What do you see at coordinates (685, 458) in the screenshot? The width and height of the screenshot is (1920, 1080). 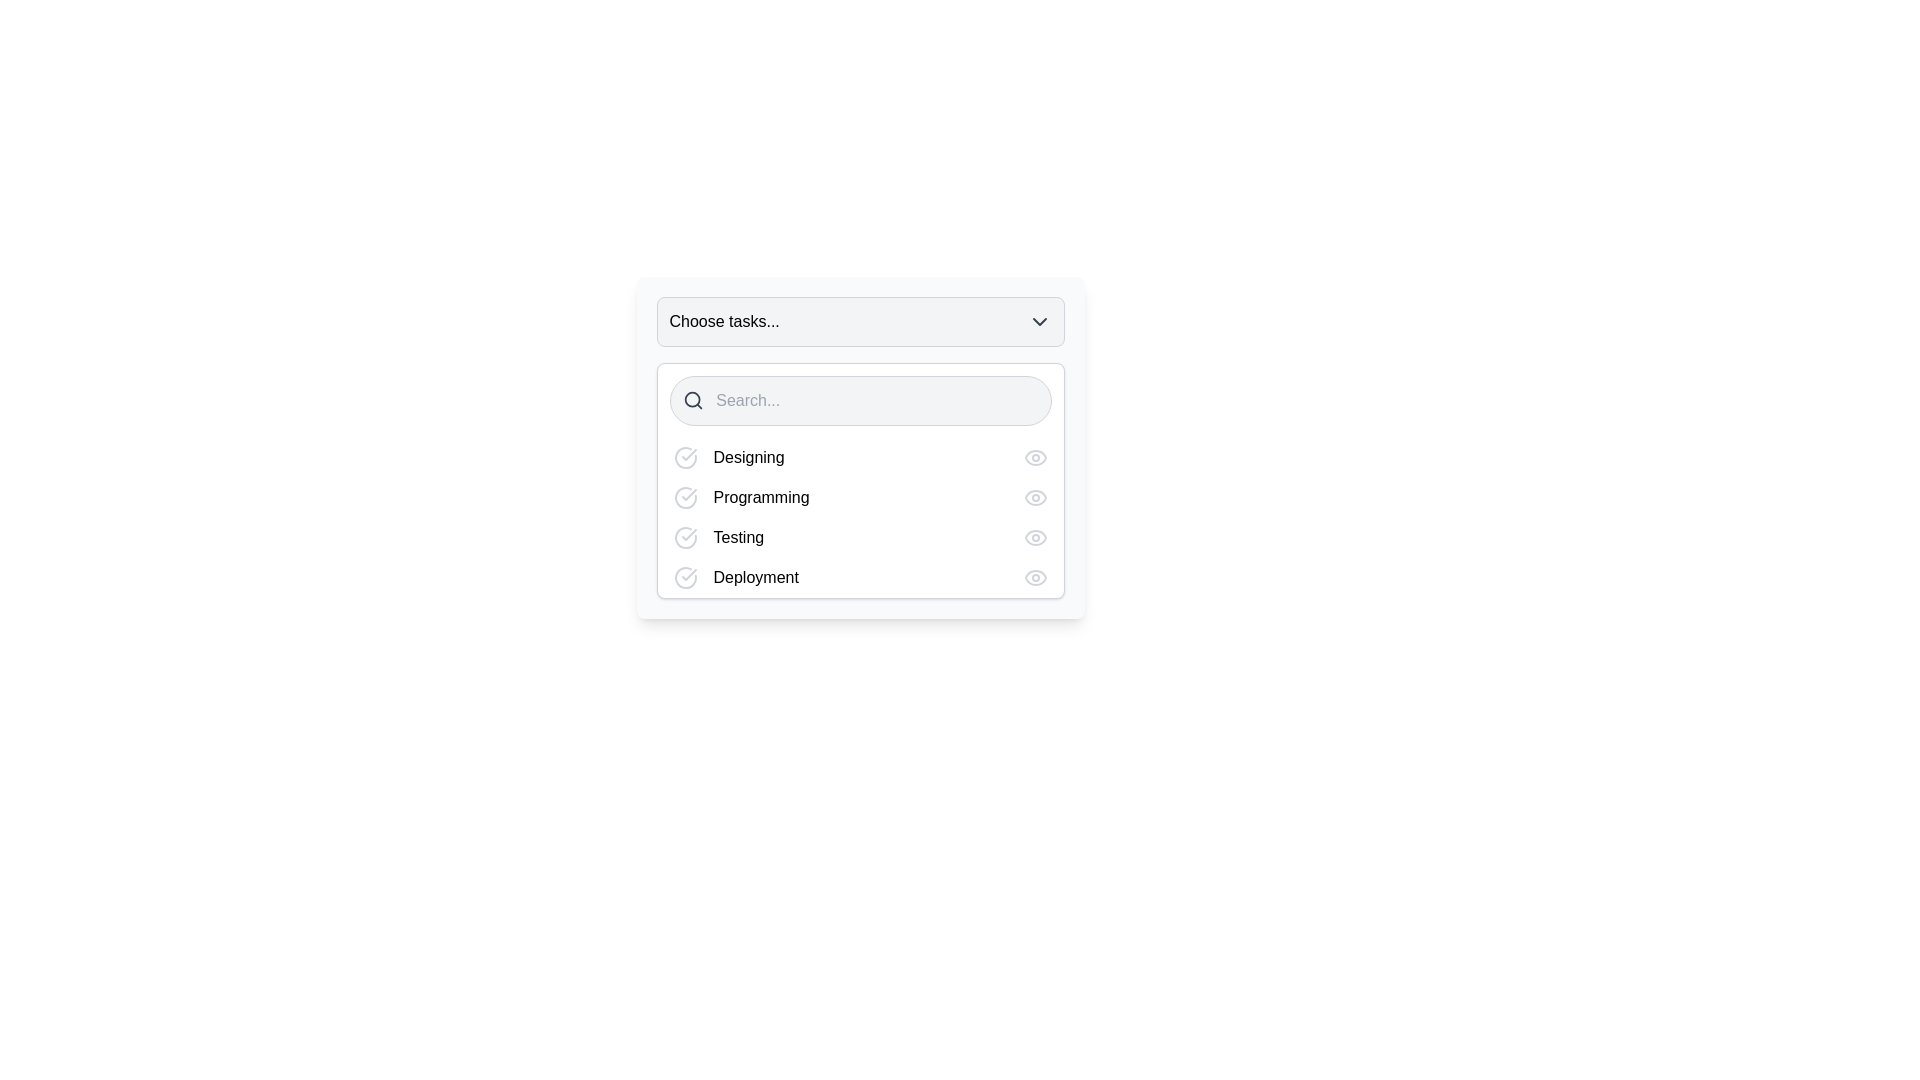 I see `the status icon to the left of the 'Designing' task in the dropdown menu` at bounding box center [685, 458].